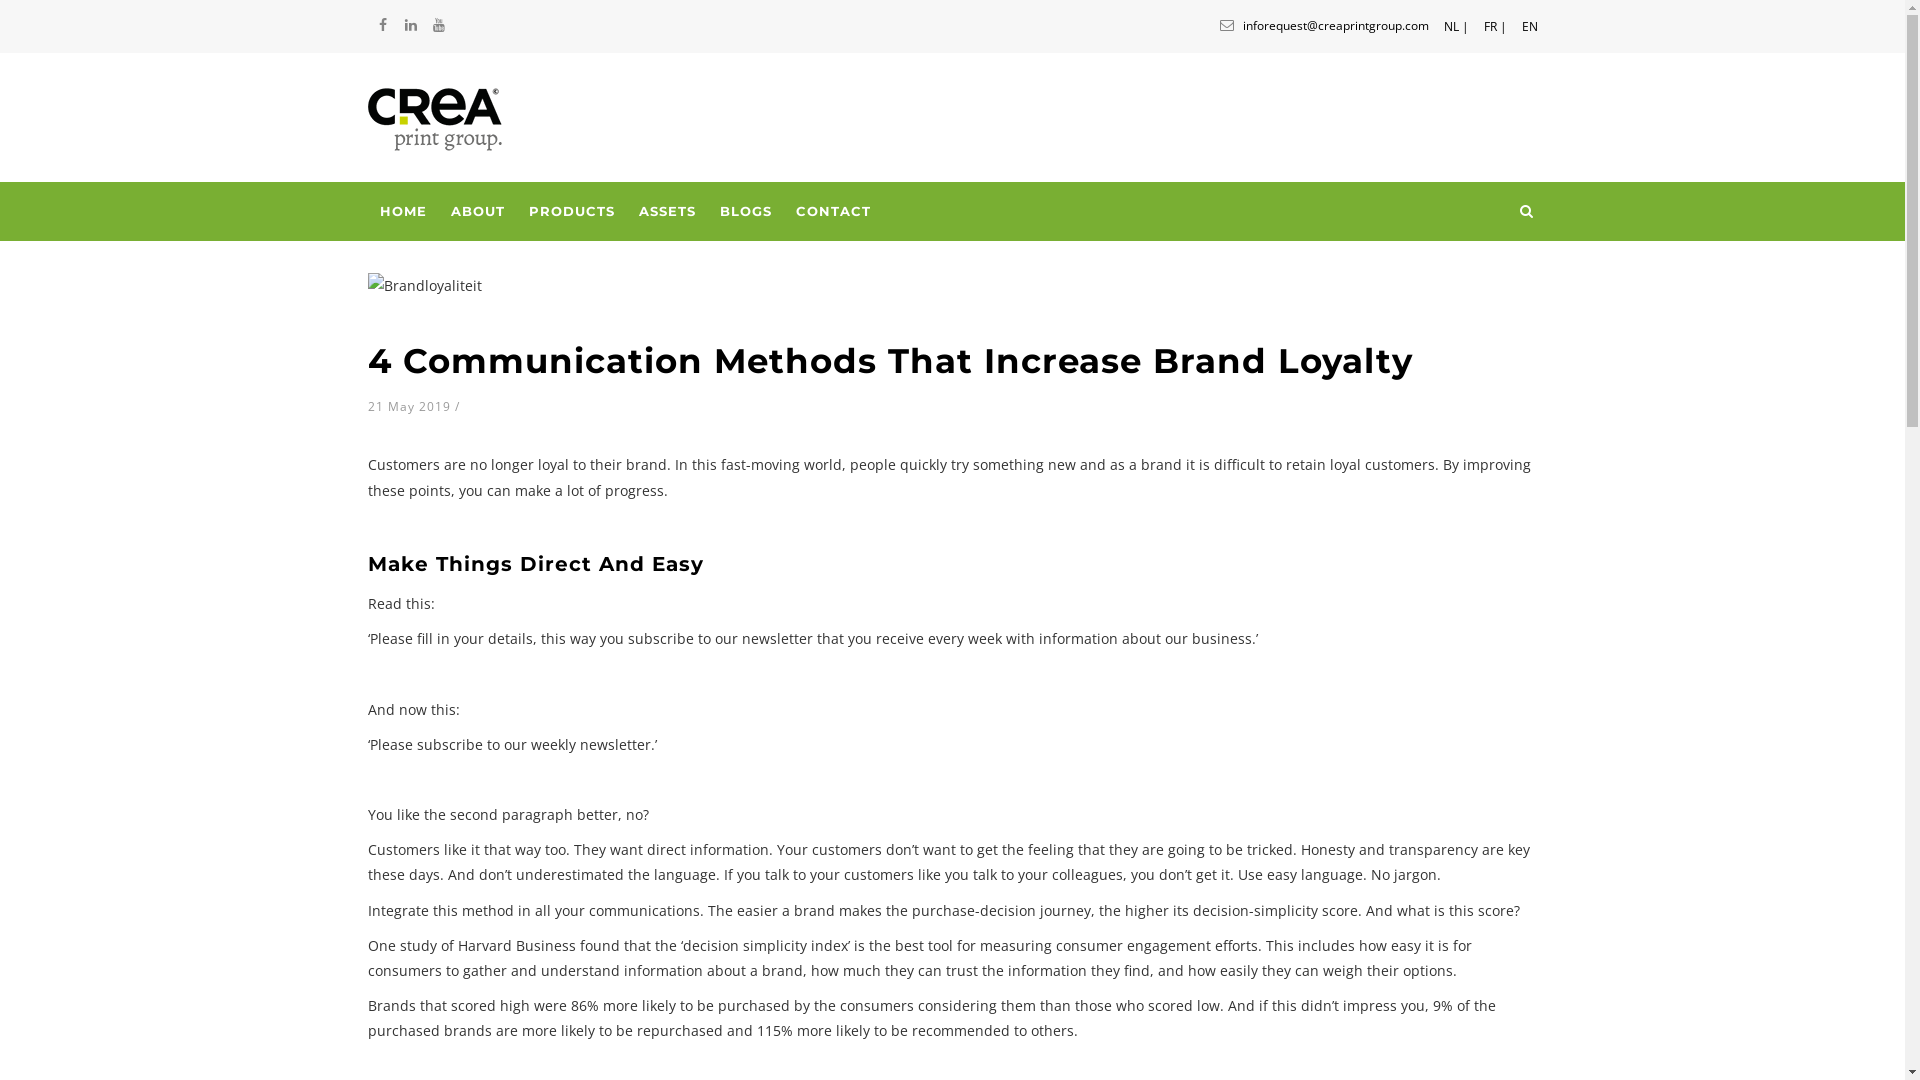 The width and height of the screenshot is (1920, 1080). I want to click on 'inforequest@creaprintgroup.com', so click(1321, 25).